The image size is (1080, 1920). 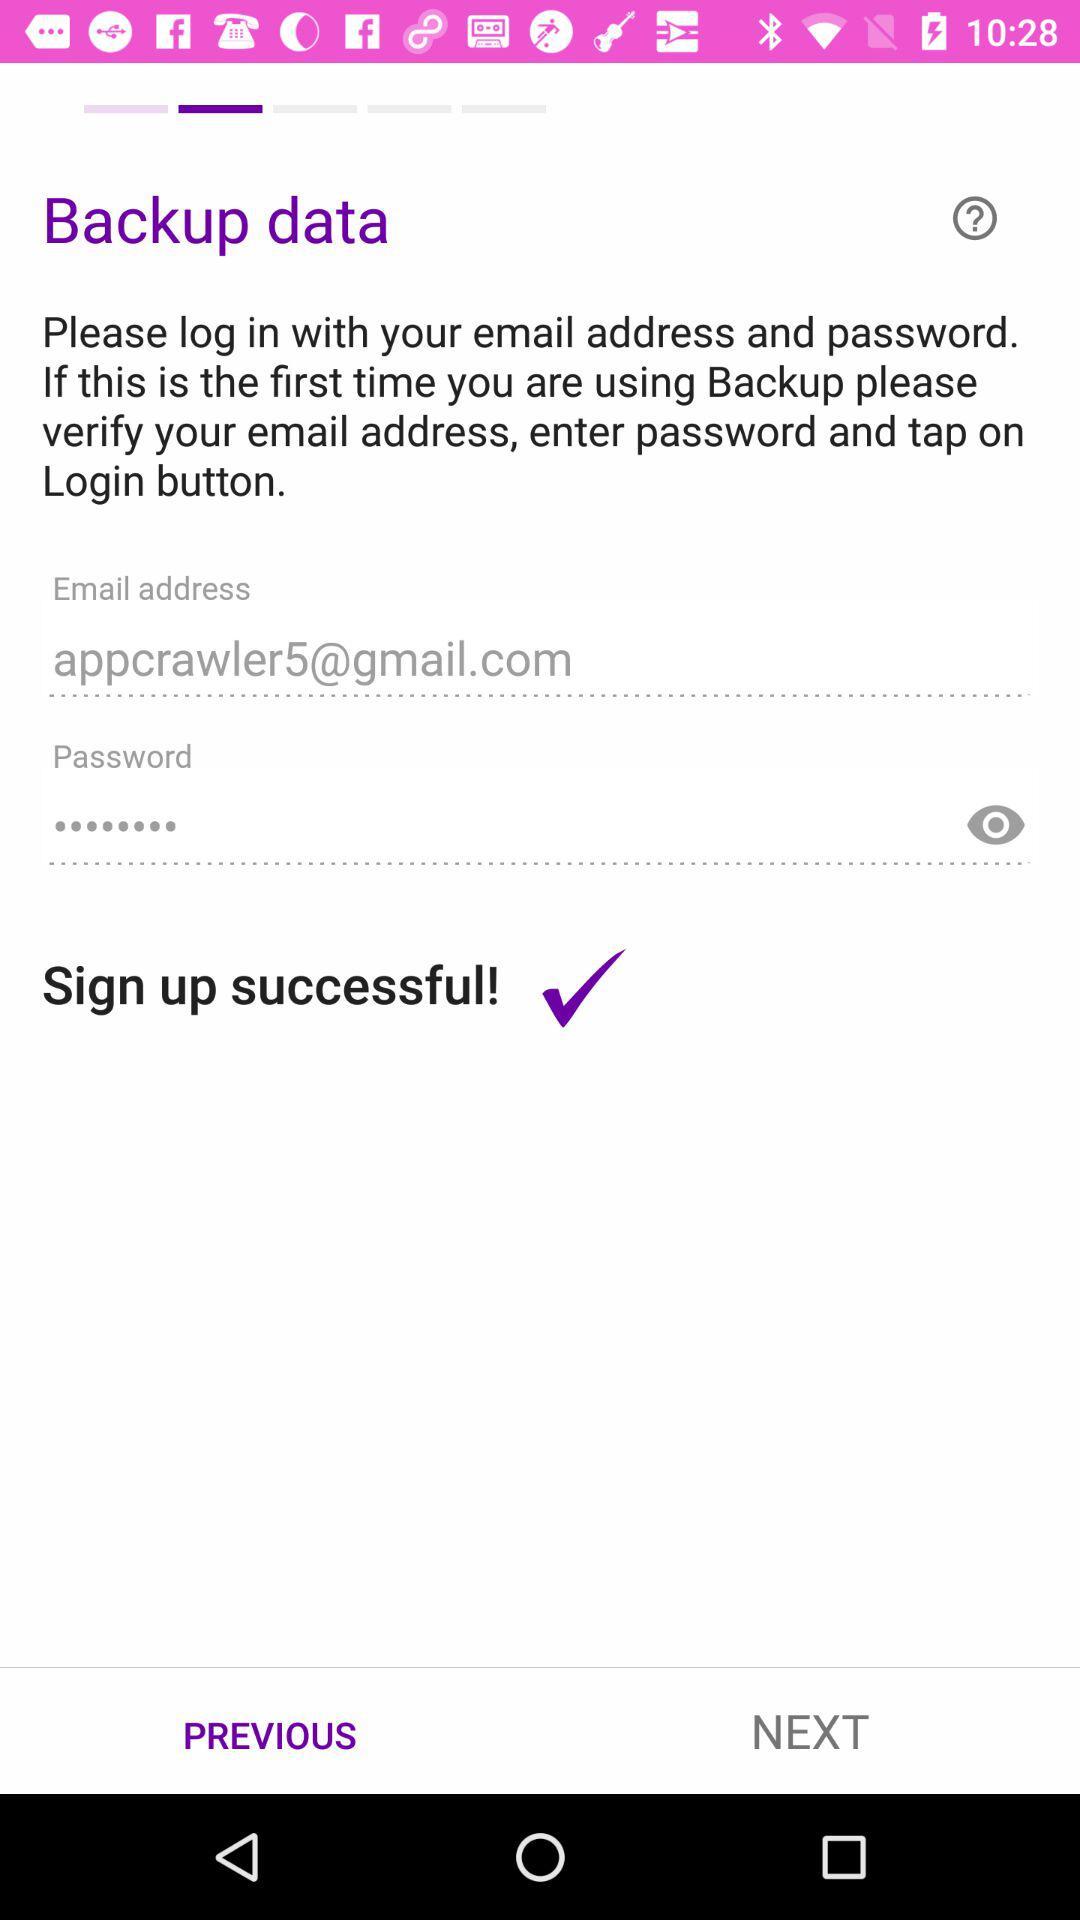 What do you see at coordinates (995, 815) in the screenshot?
I see `hidden text icon` at bounding box center [995, 815].